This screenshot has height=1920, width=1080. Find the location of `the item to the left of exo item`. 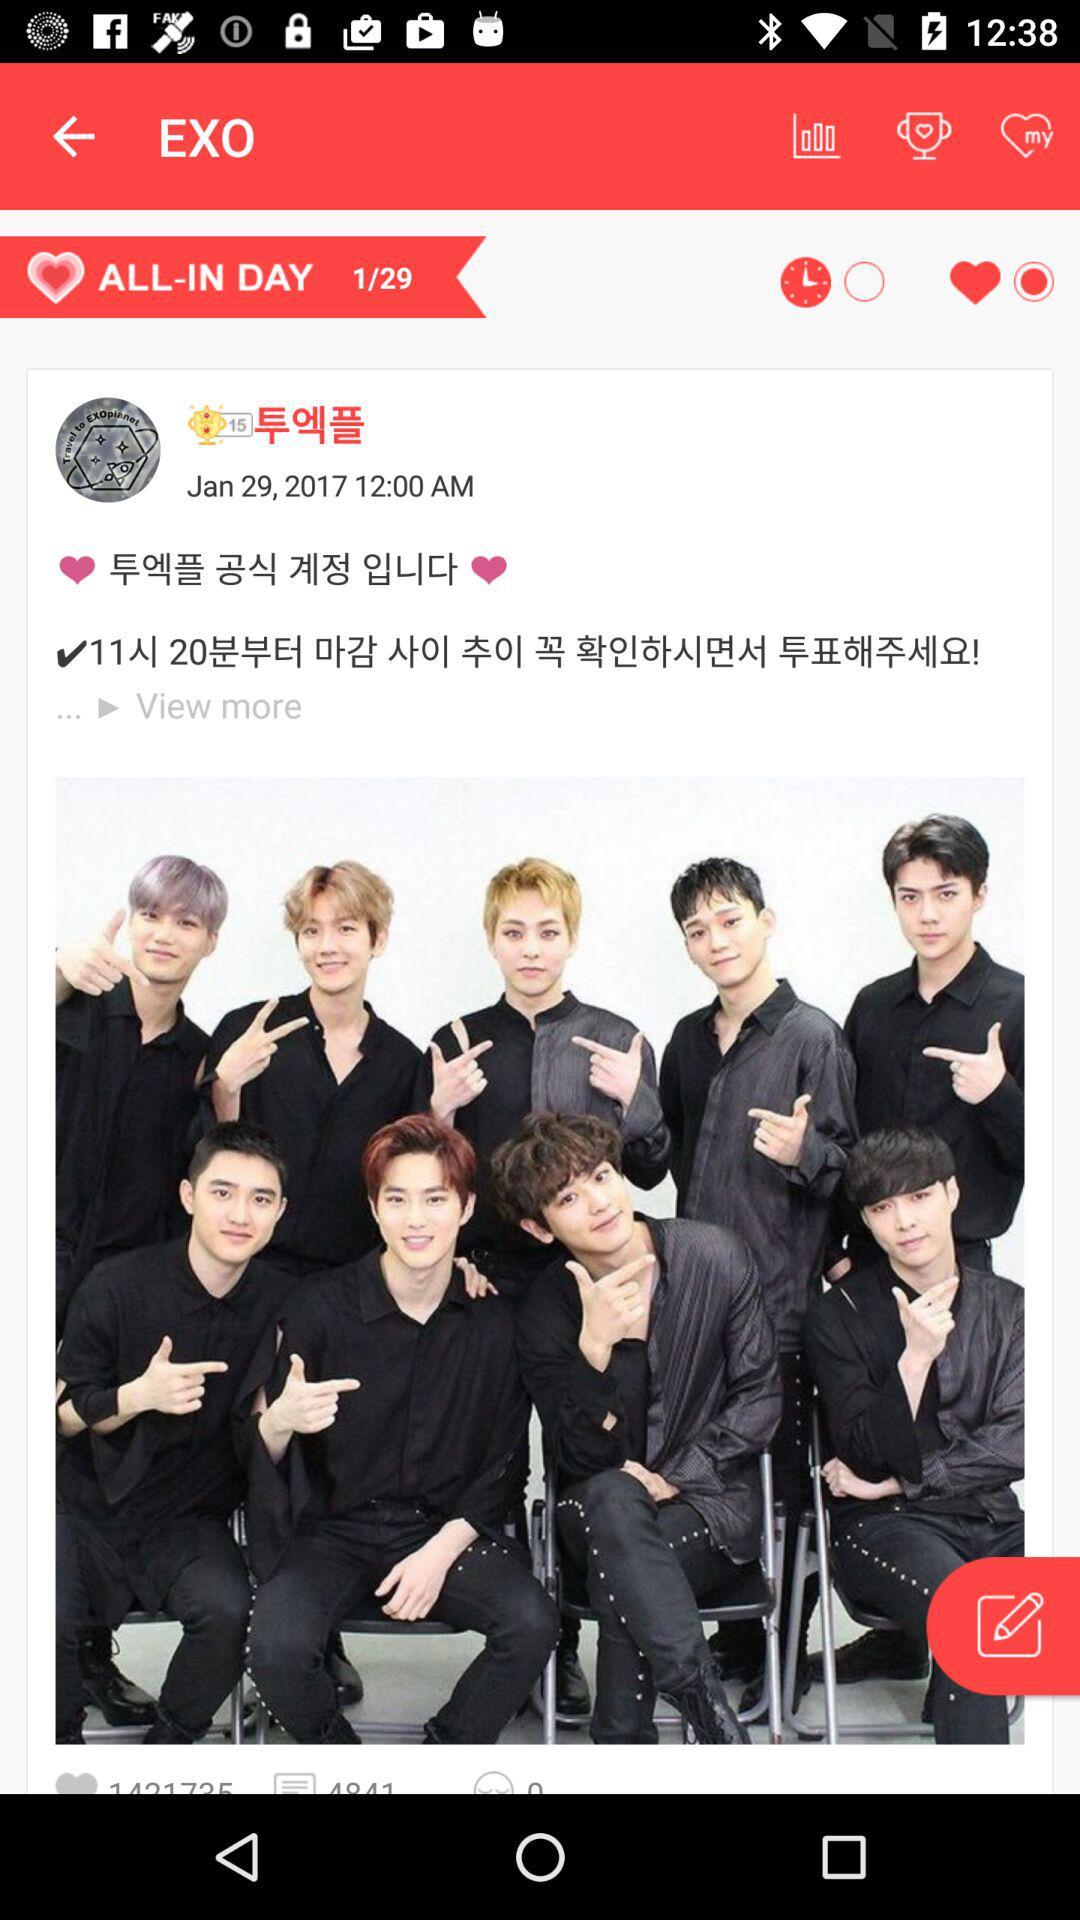

the item to the left of exo item is located at coordinates (72, 135).